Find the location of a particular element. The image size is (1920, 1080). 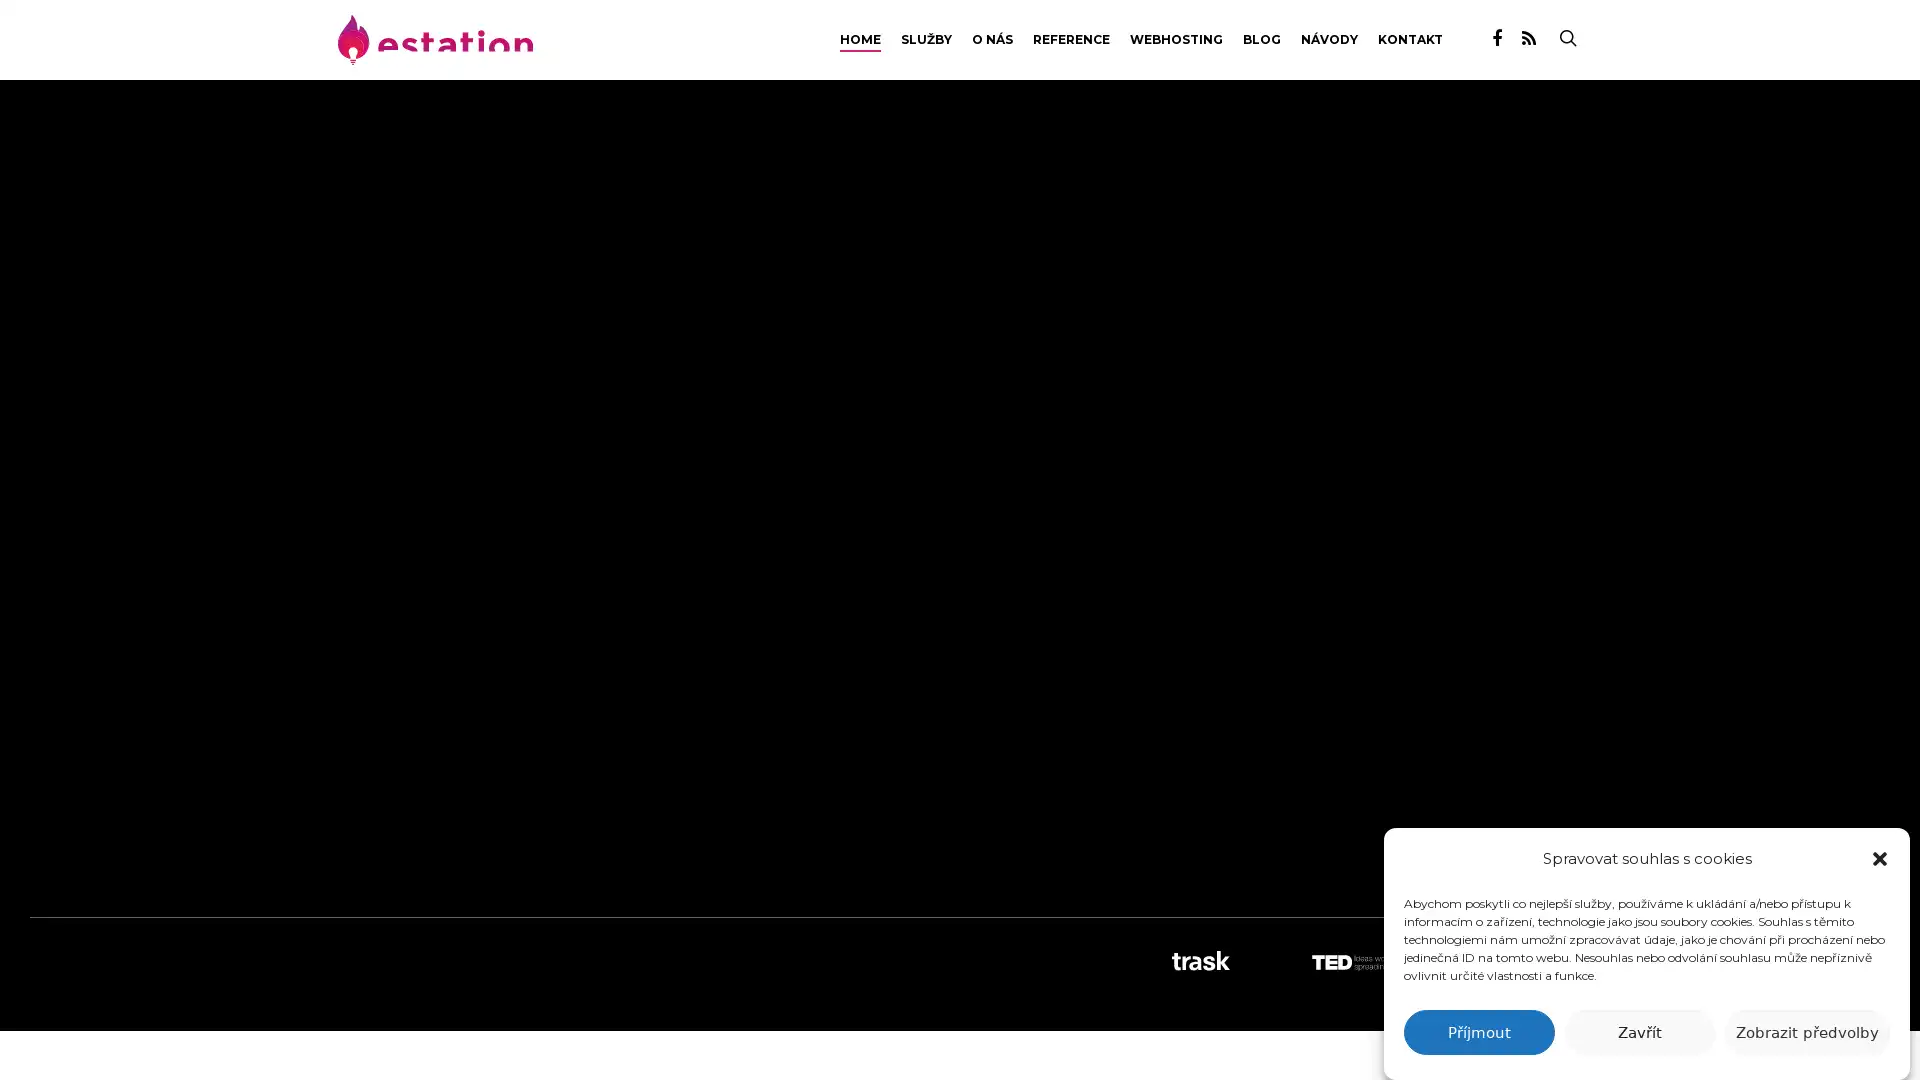

close-dialog is located at coordinates (1879, 858).